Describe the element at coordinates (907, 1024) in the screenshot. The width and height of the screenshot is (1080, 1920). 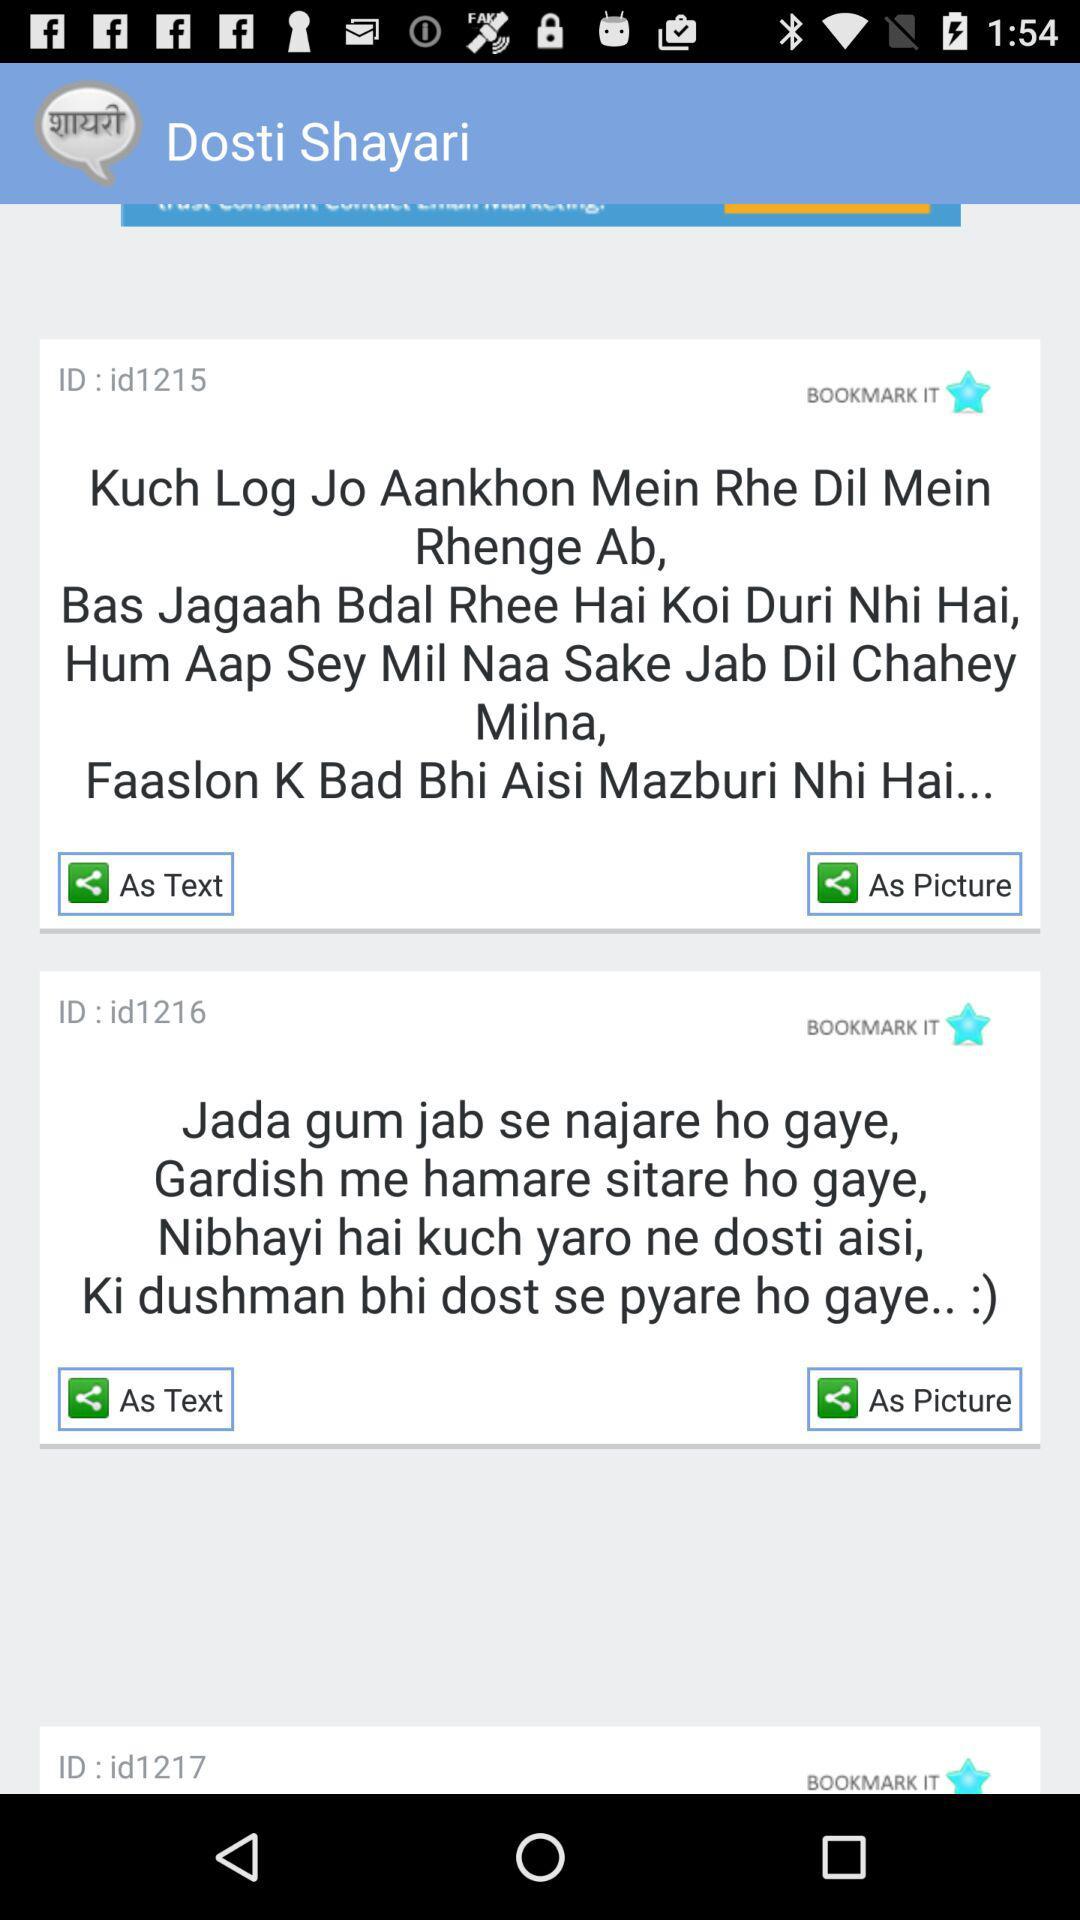
I see `bookmark this` at that location.